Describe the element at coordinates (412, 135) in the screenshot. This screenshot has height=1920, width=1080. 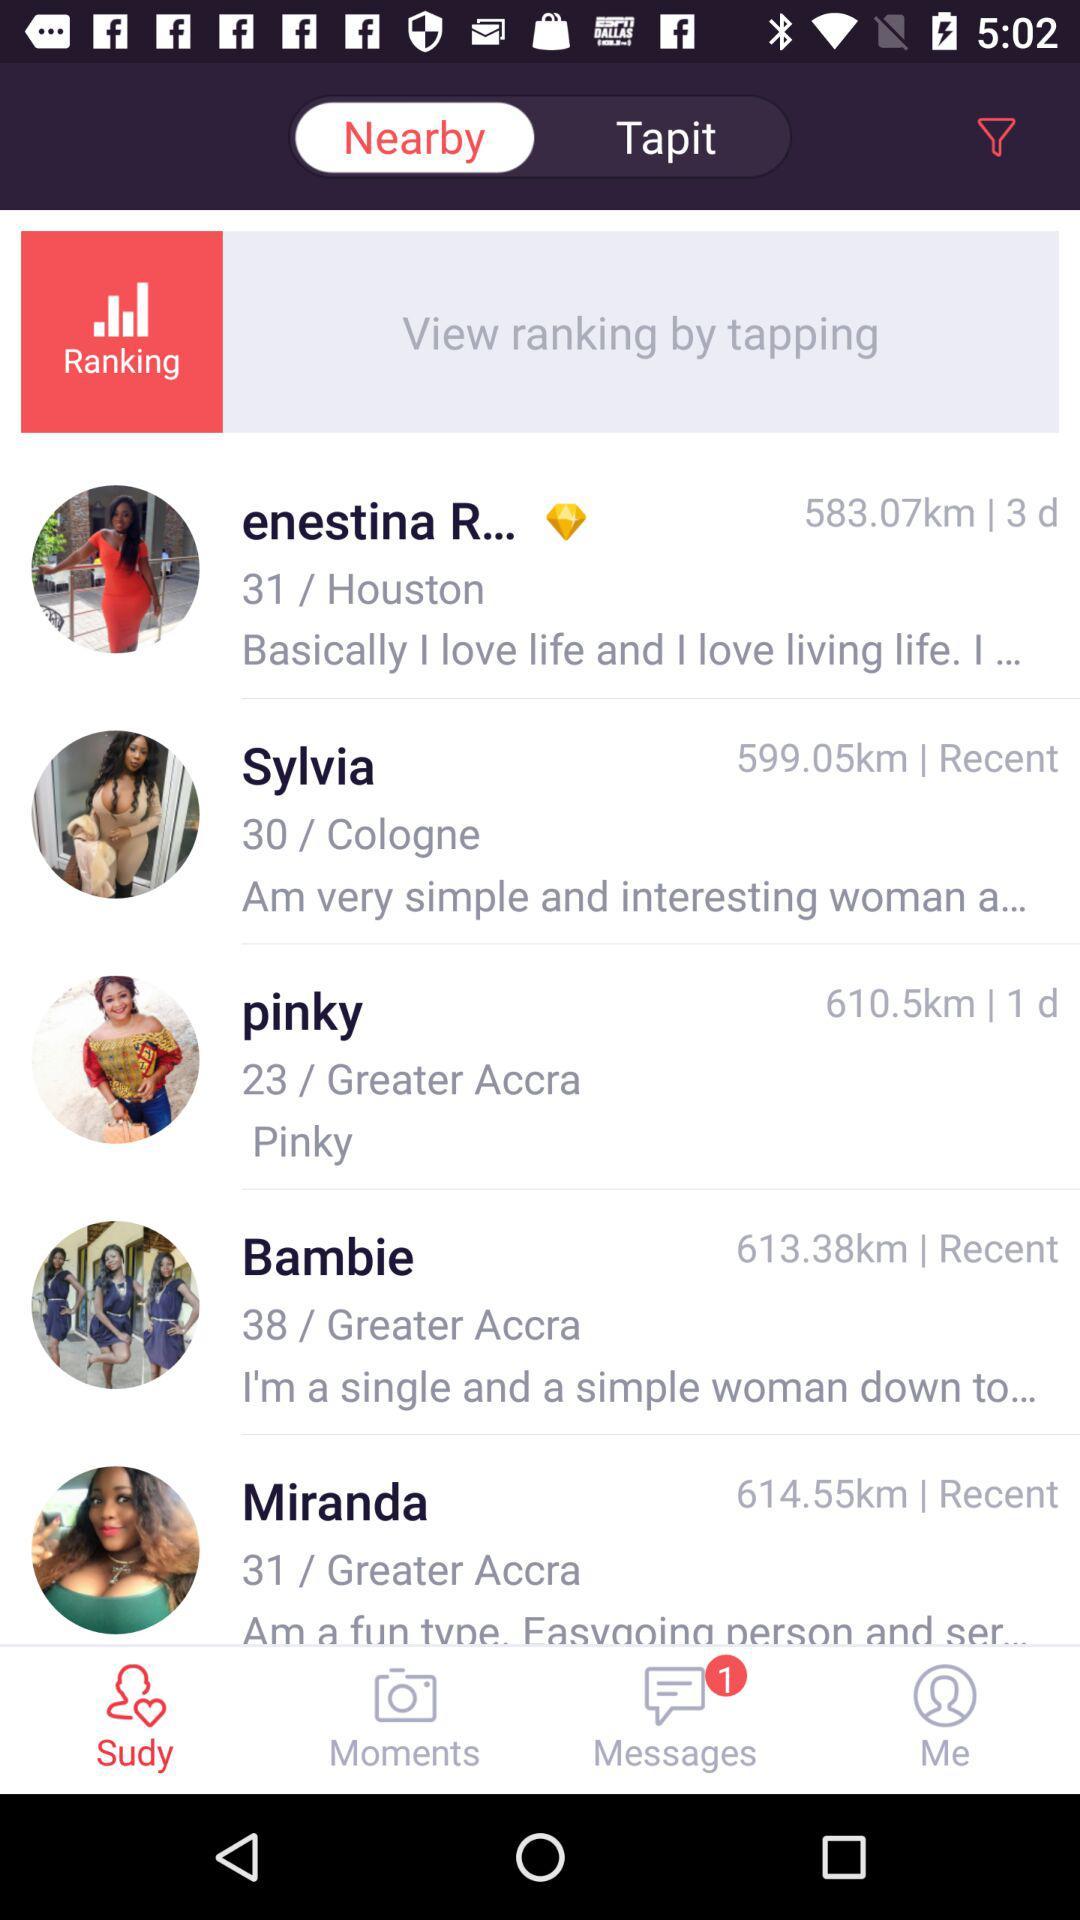
I see `the icon to the left of the tapit item` at that location.